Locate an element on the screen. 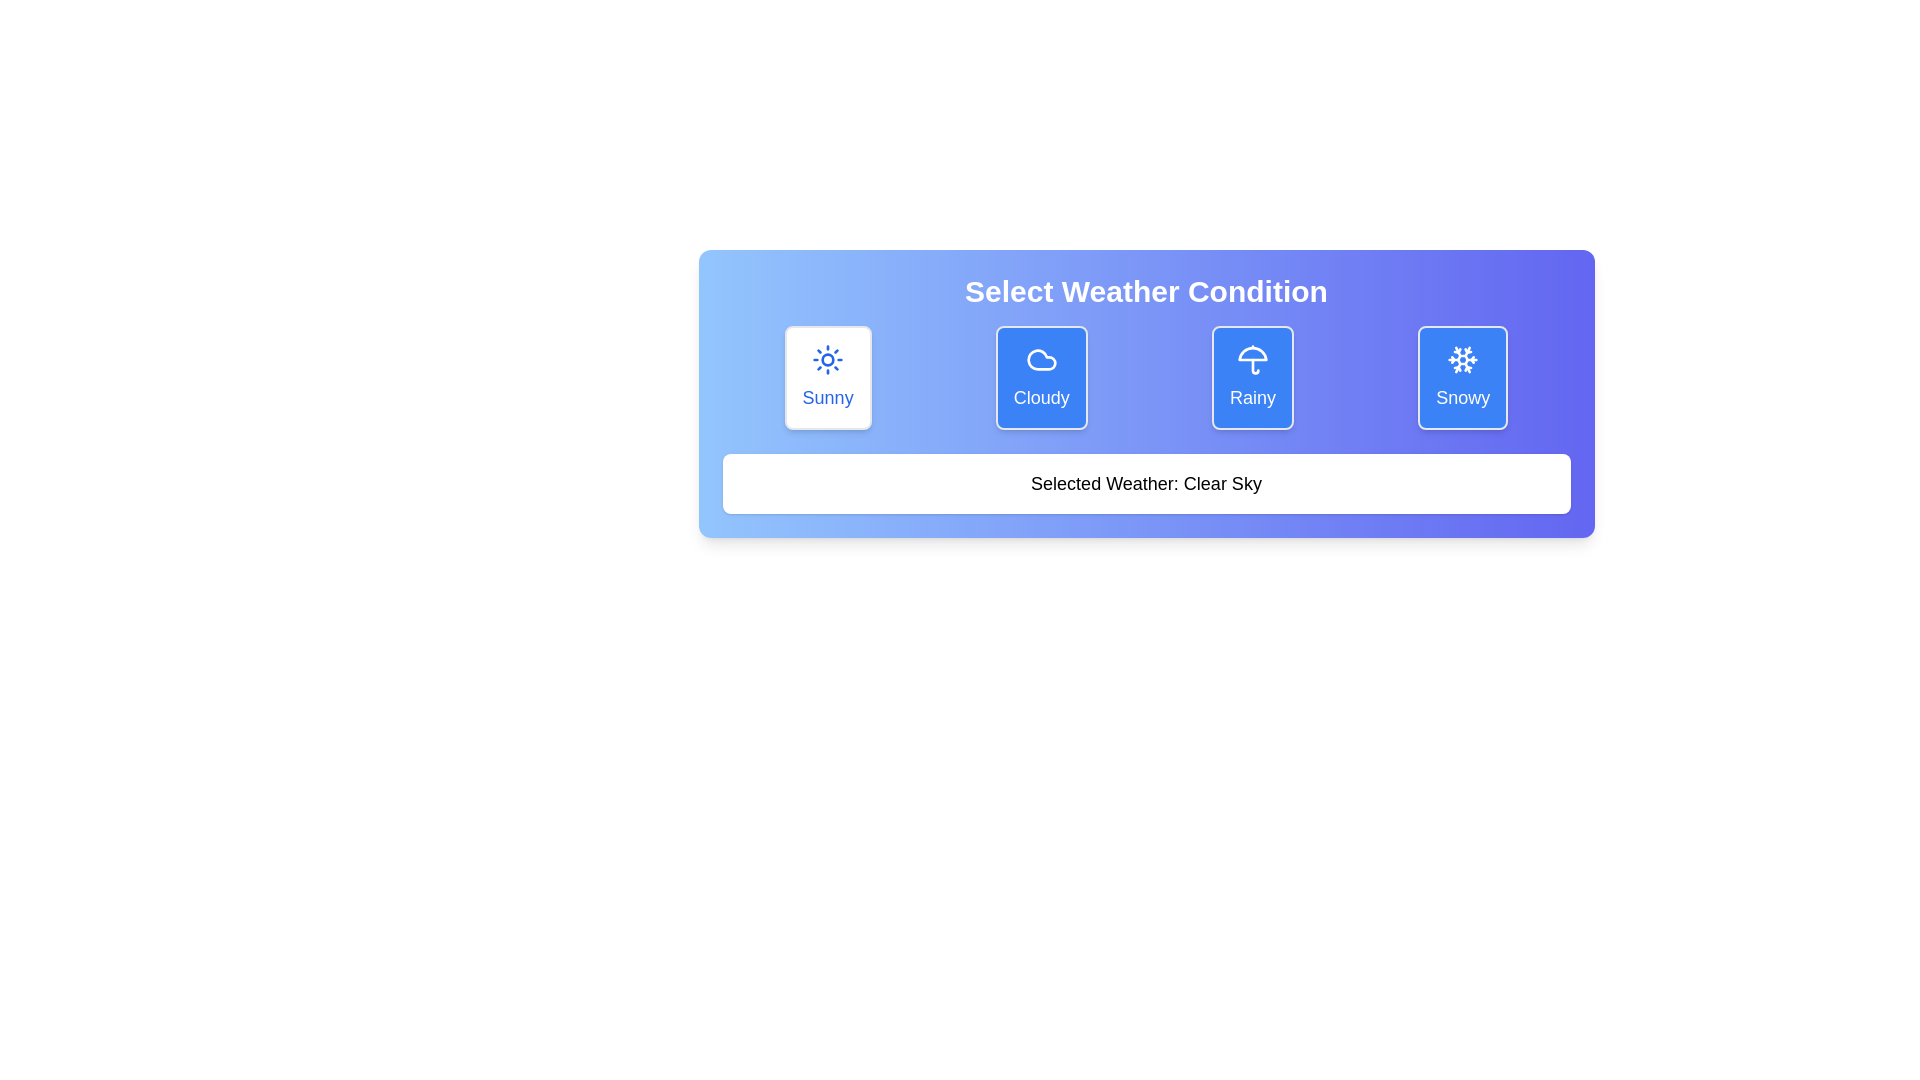  umbrella icon within the 'Rainy' selection box, which is the third box in a row of four weather options, featuring a blue background and the text 'Rainy' is located at coordinates (1252, 358).